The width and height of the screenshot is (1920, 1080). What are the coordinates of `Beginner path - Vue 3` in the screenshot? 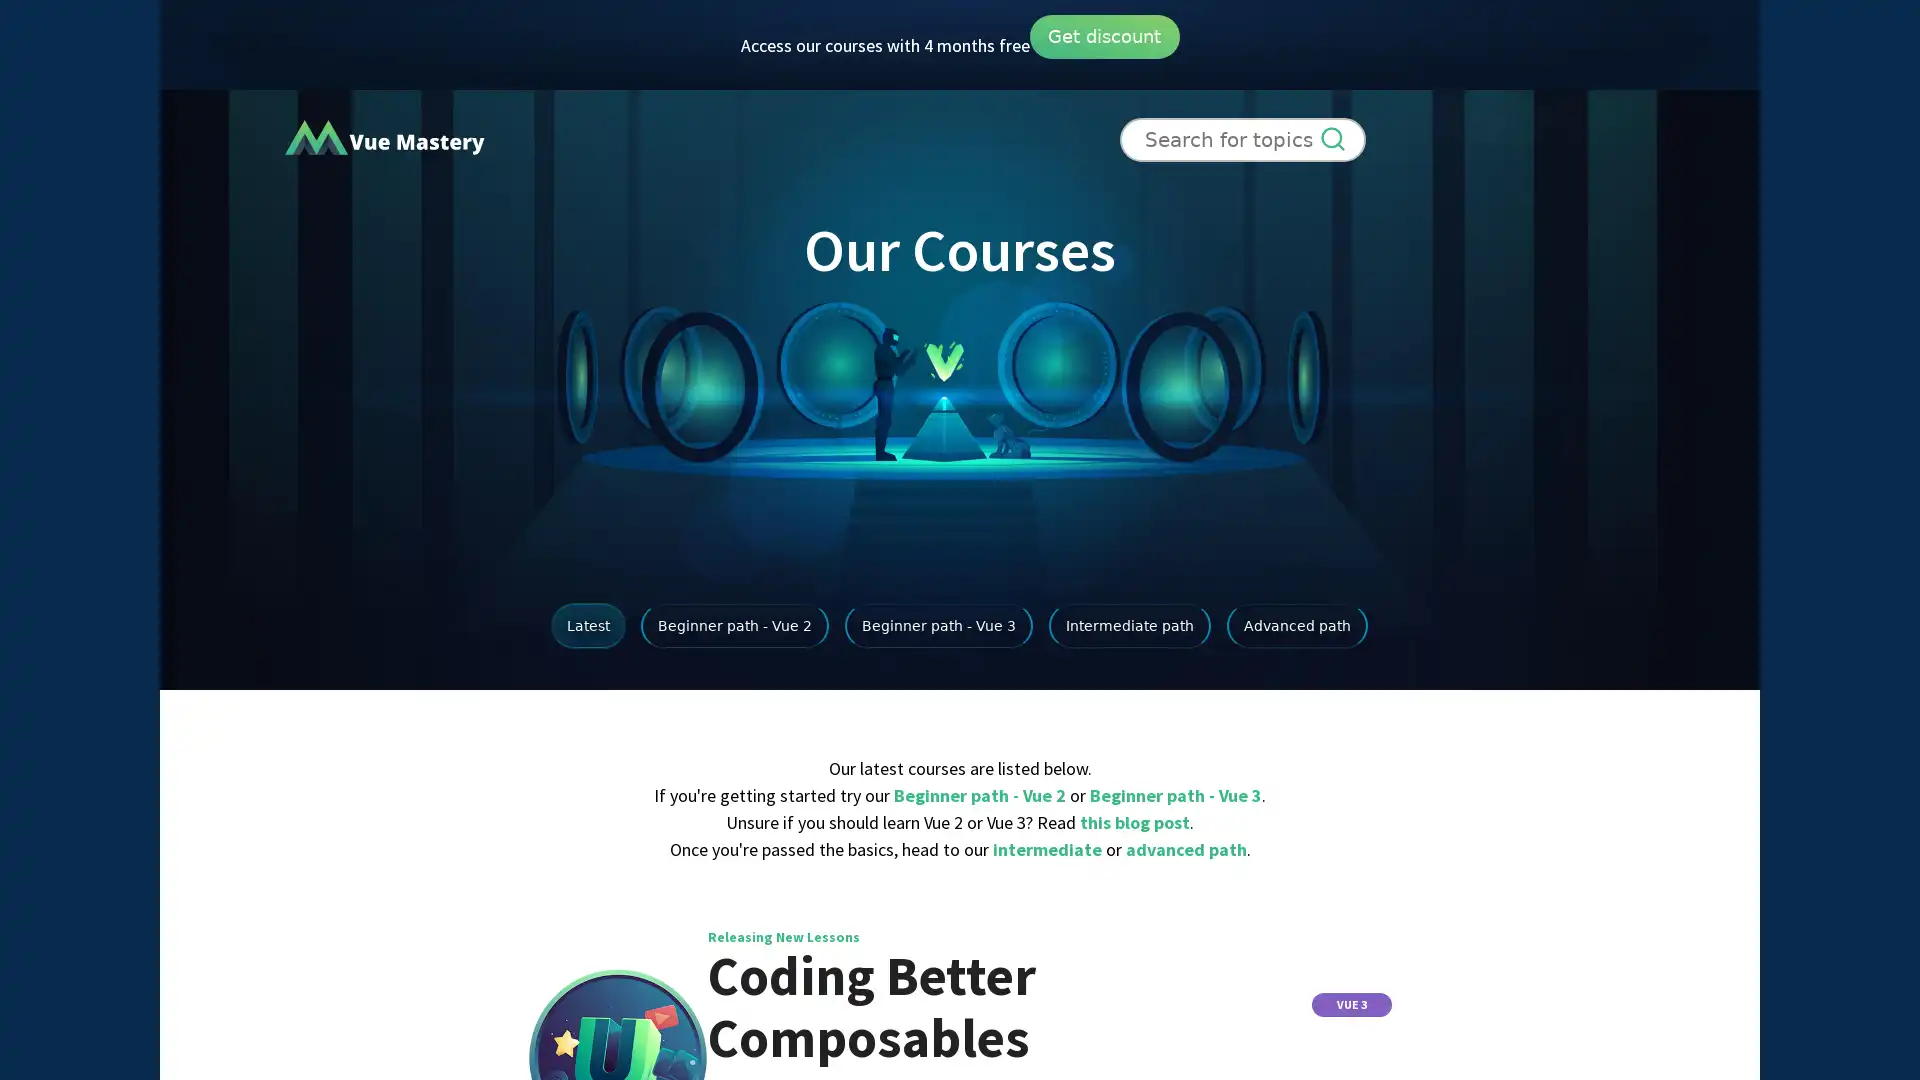 It's located at (934, 624).